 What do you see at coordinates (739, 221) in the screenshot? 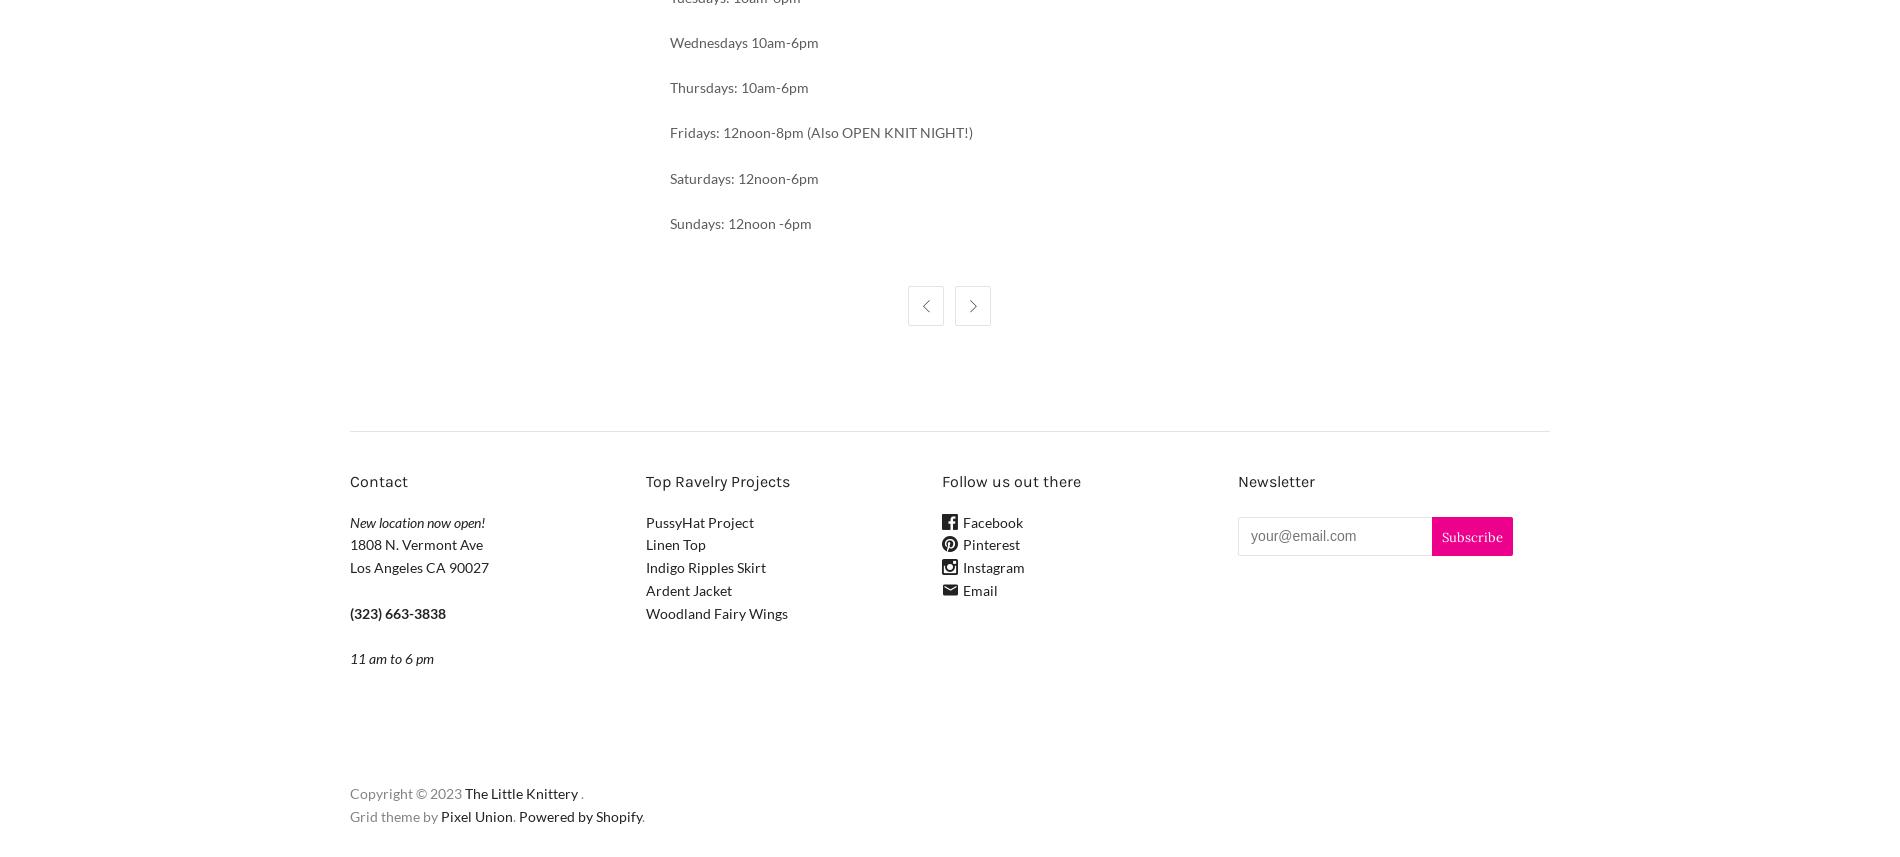
I see `'Sundays: 12noon -6pm'` at bounding box center [739, 221].